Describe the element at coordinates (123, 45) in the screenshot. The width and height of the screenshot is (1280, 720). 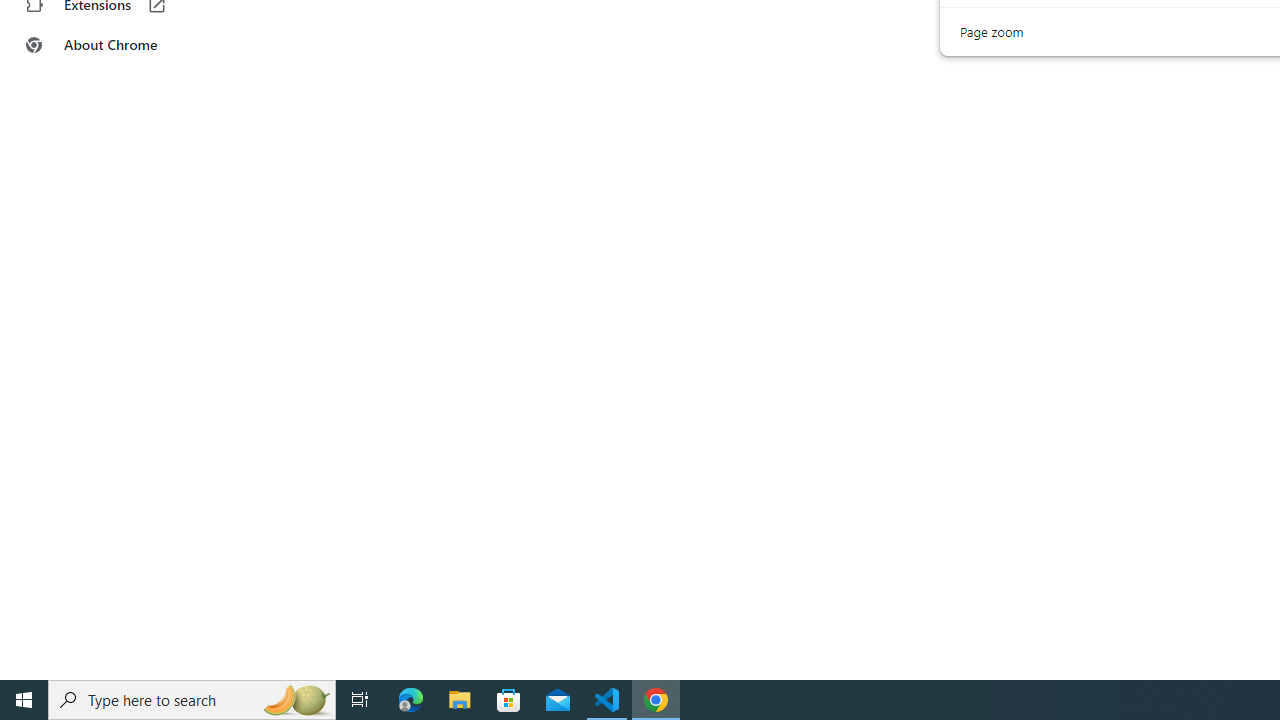
I see `'About Chrome'` at that location.